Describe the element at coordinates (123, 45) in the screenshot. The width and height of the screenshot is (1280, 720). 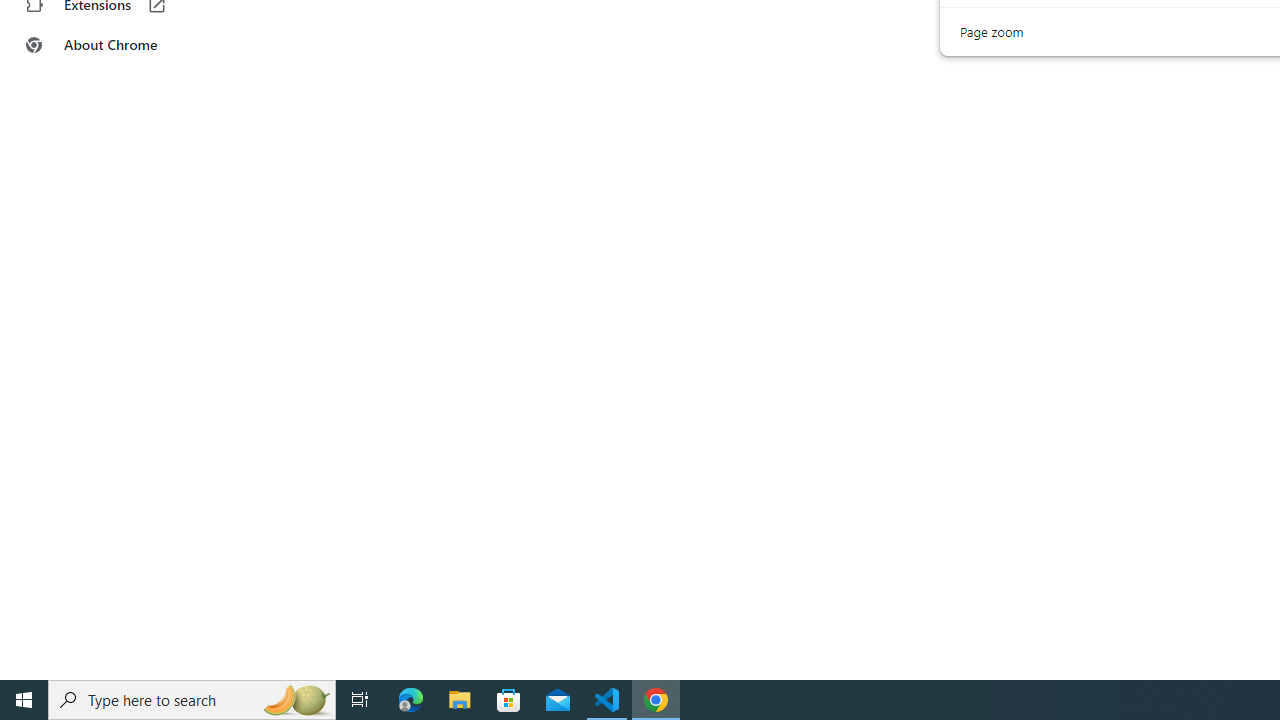
I see `'About Chrome'` at that location.